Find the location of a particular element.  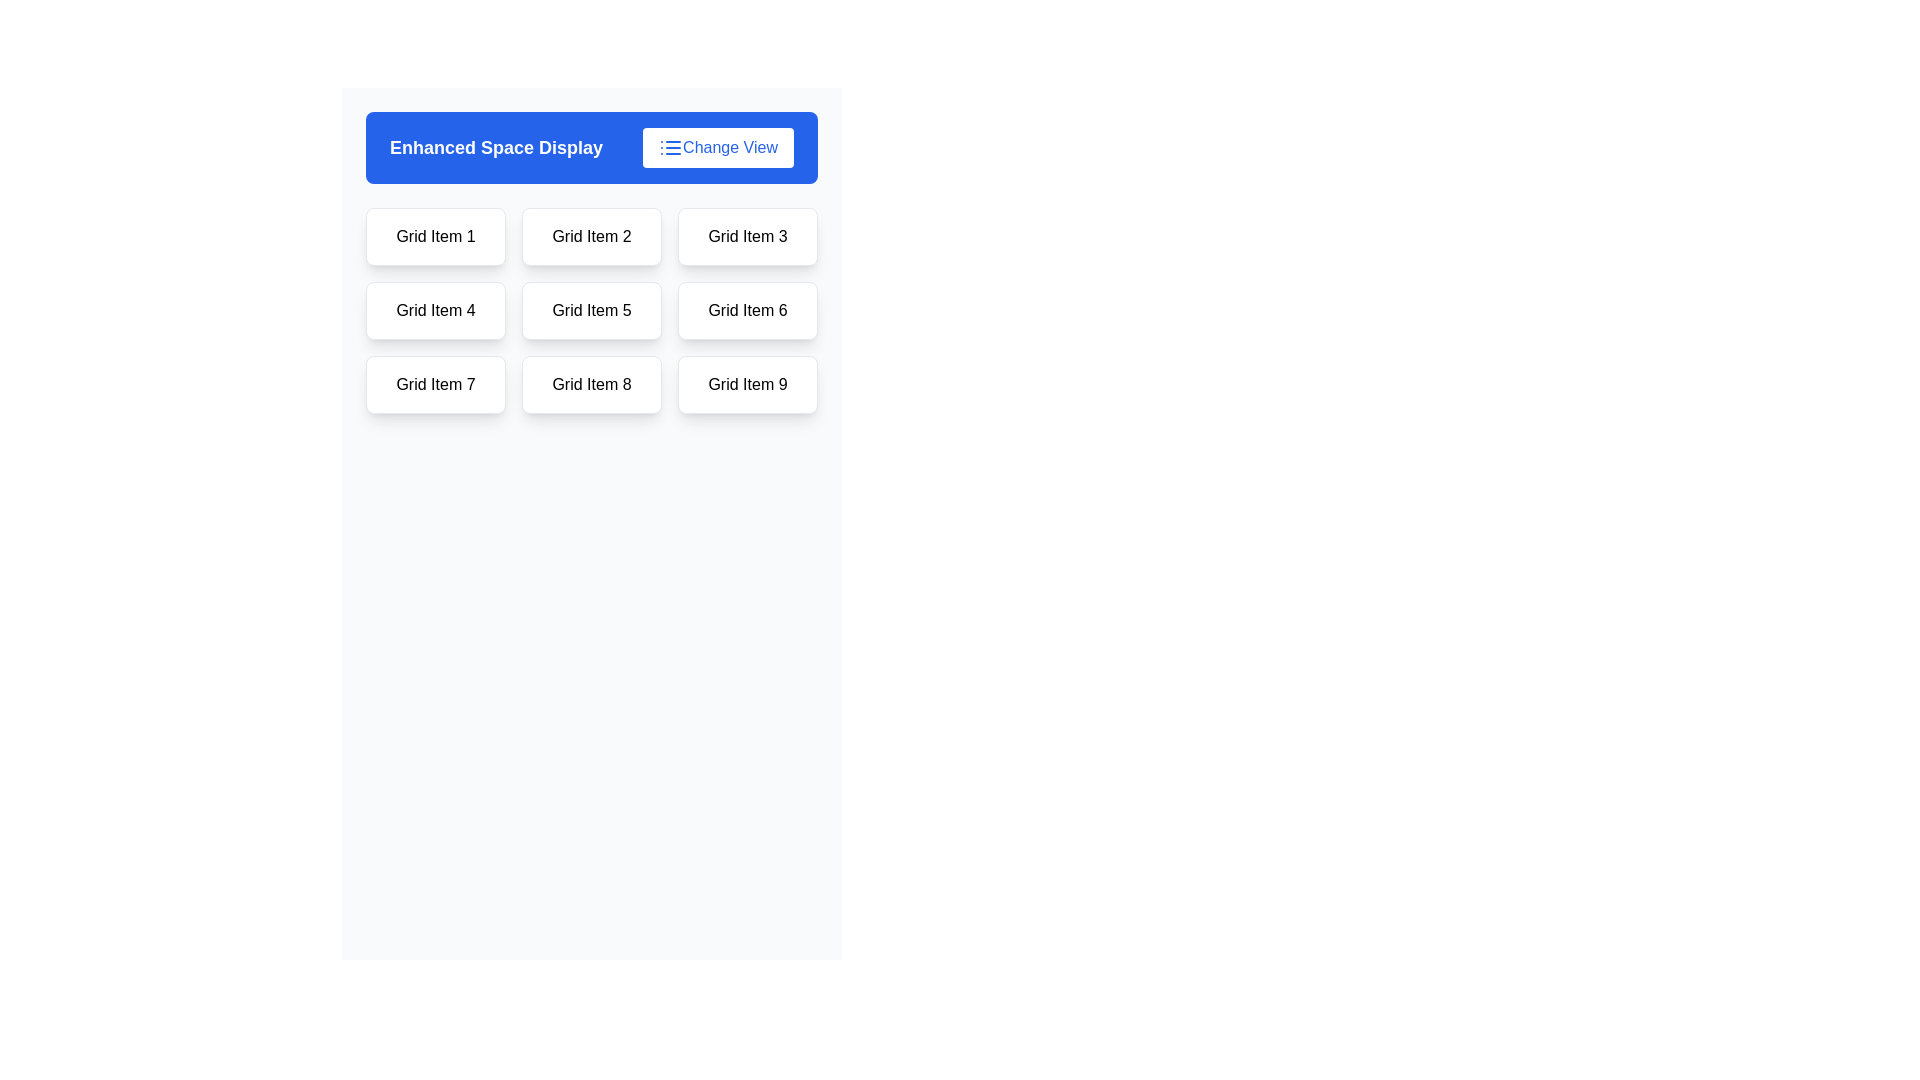

the 'Grid Item 9' card located in the bottom-right corner of the 3x3 grid layout, which contains centered text reading 'Grid Item 9' is located at coordinates (747, 385).